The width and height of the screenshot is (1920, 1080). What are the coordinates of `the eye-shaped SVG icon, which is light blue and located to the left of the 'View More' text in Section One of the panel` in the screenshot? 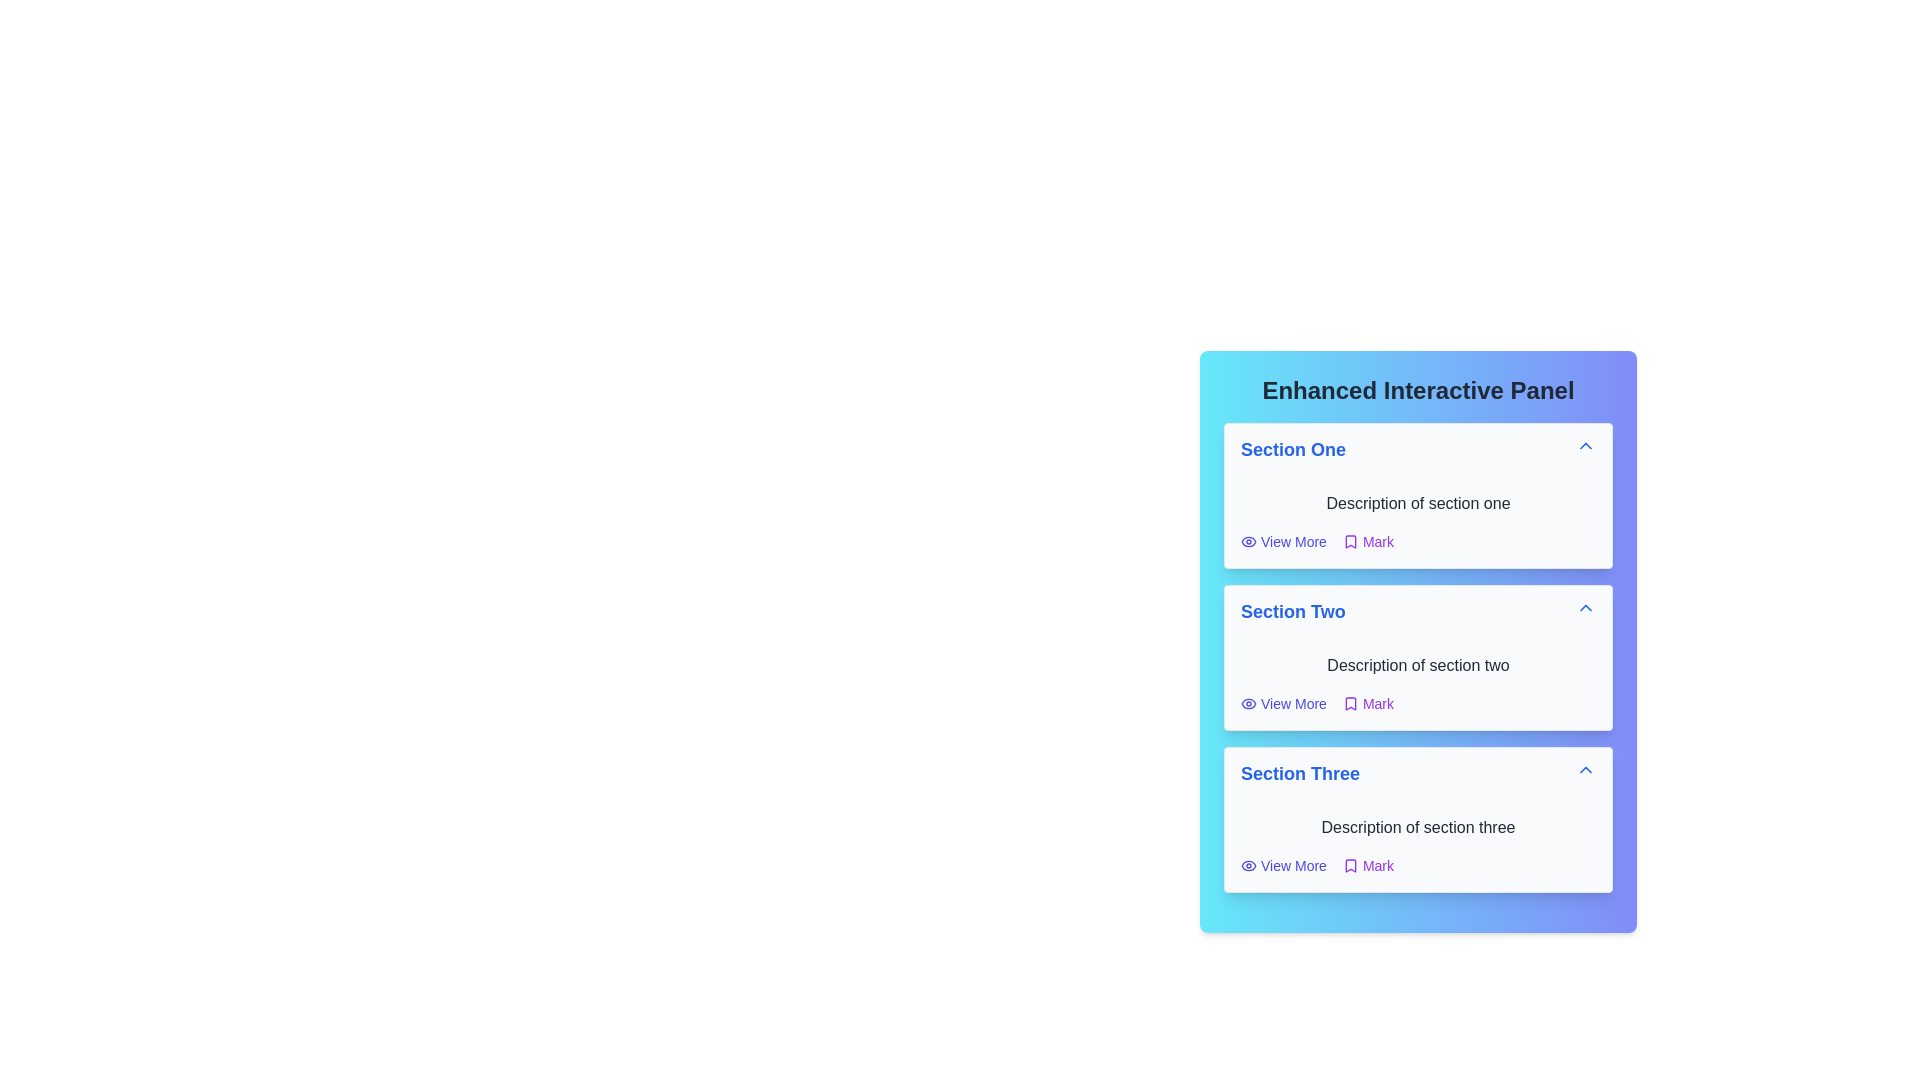 It's located at (1247, 542).